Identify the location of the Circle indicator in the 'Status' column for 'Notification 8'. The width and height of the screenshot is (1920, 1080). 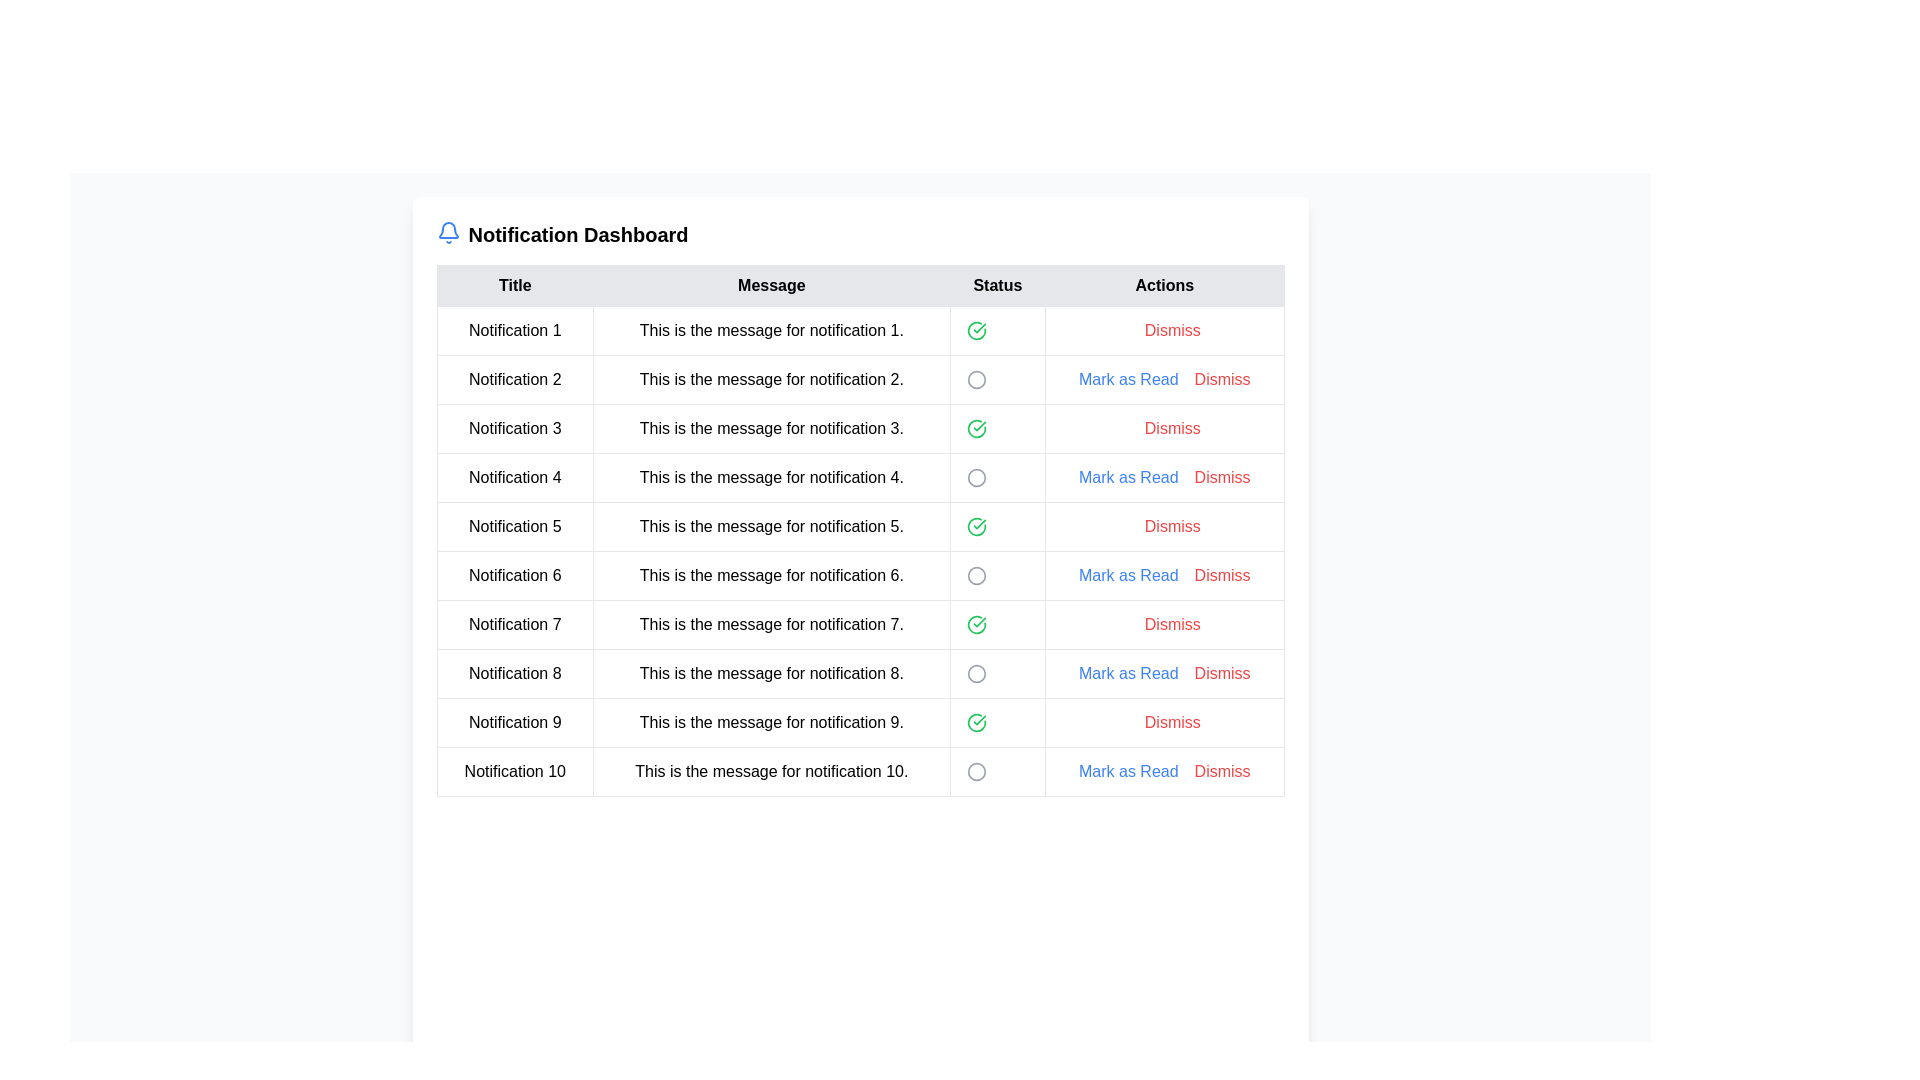
(976, 674).